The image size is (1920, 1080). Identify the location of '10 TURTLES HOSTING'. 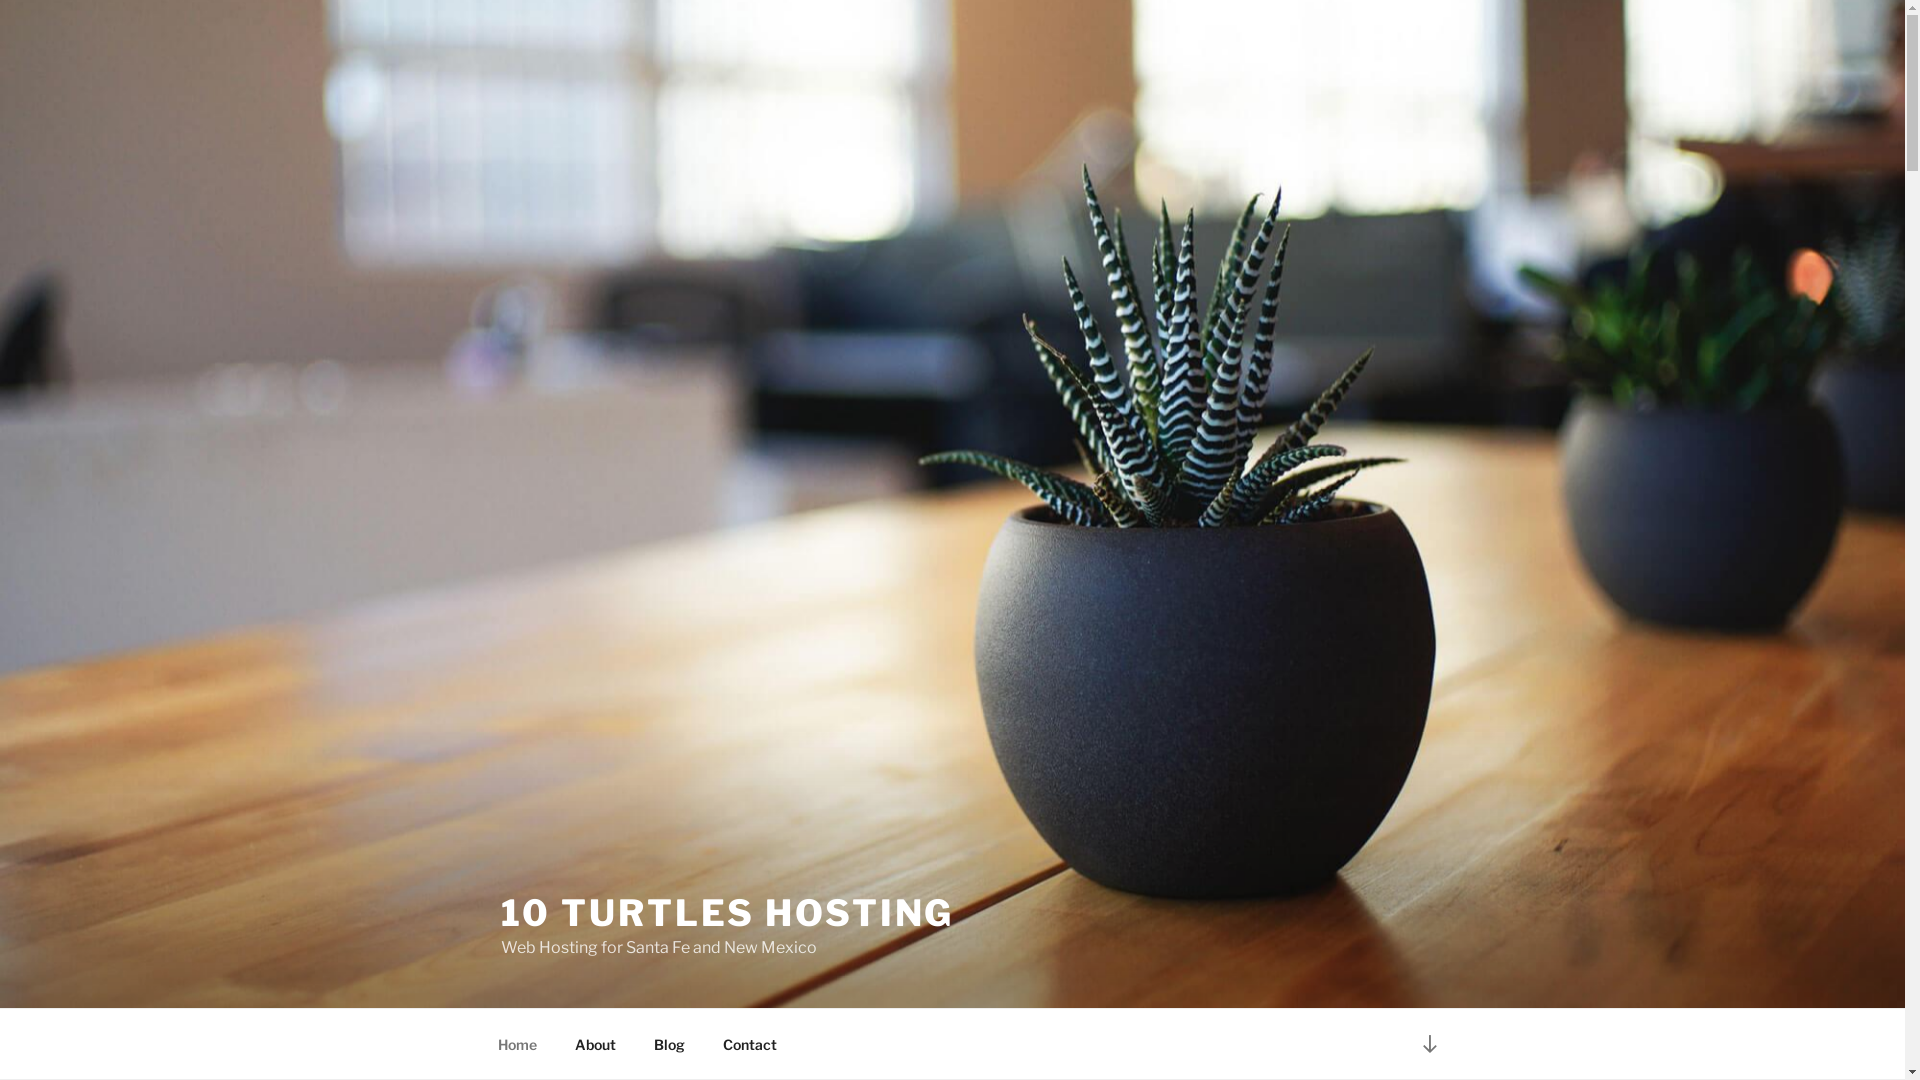
(725, 913).